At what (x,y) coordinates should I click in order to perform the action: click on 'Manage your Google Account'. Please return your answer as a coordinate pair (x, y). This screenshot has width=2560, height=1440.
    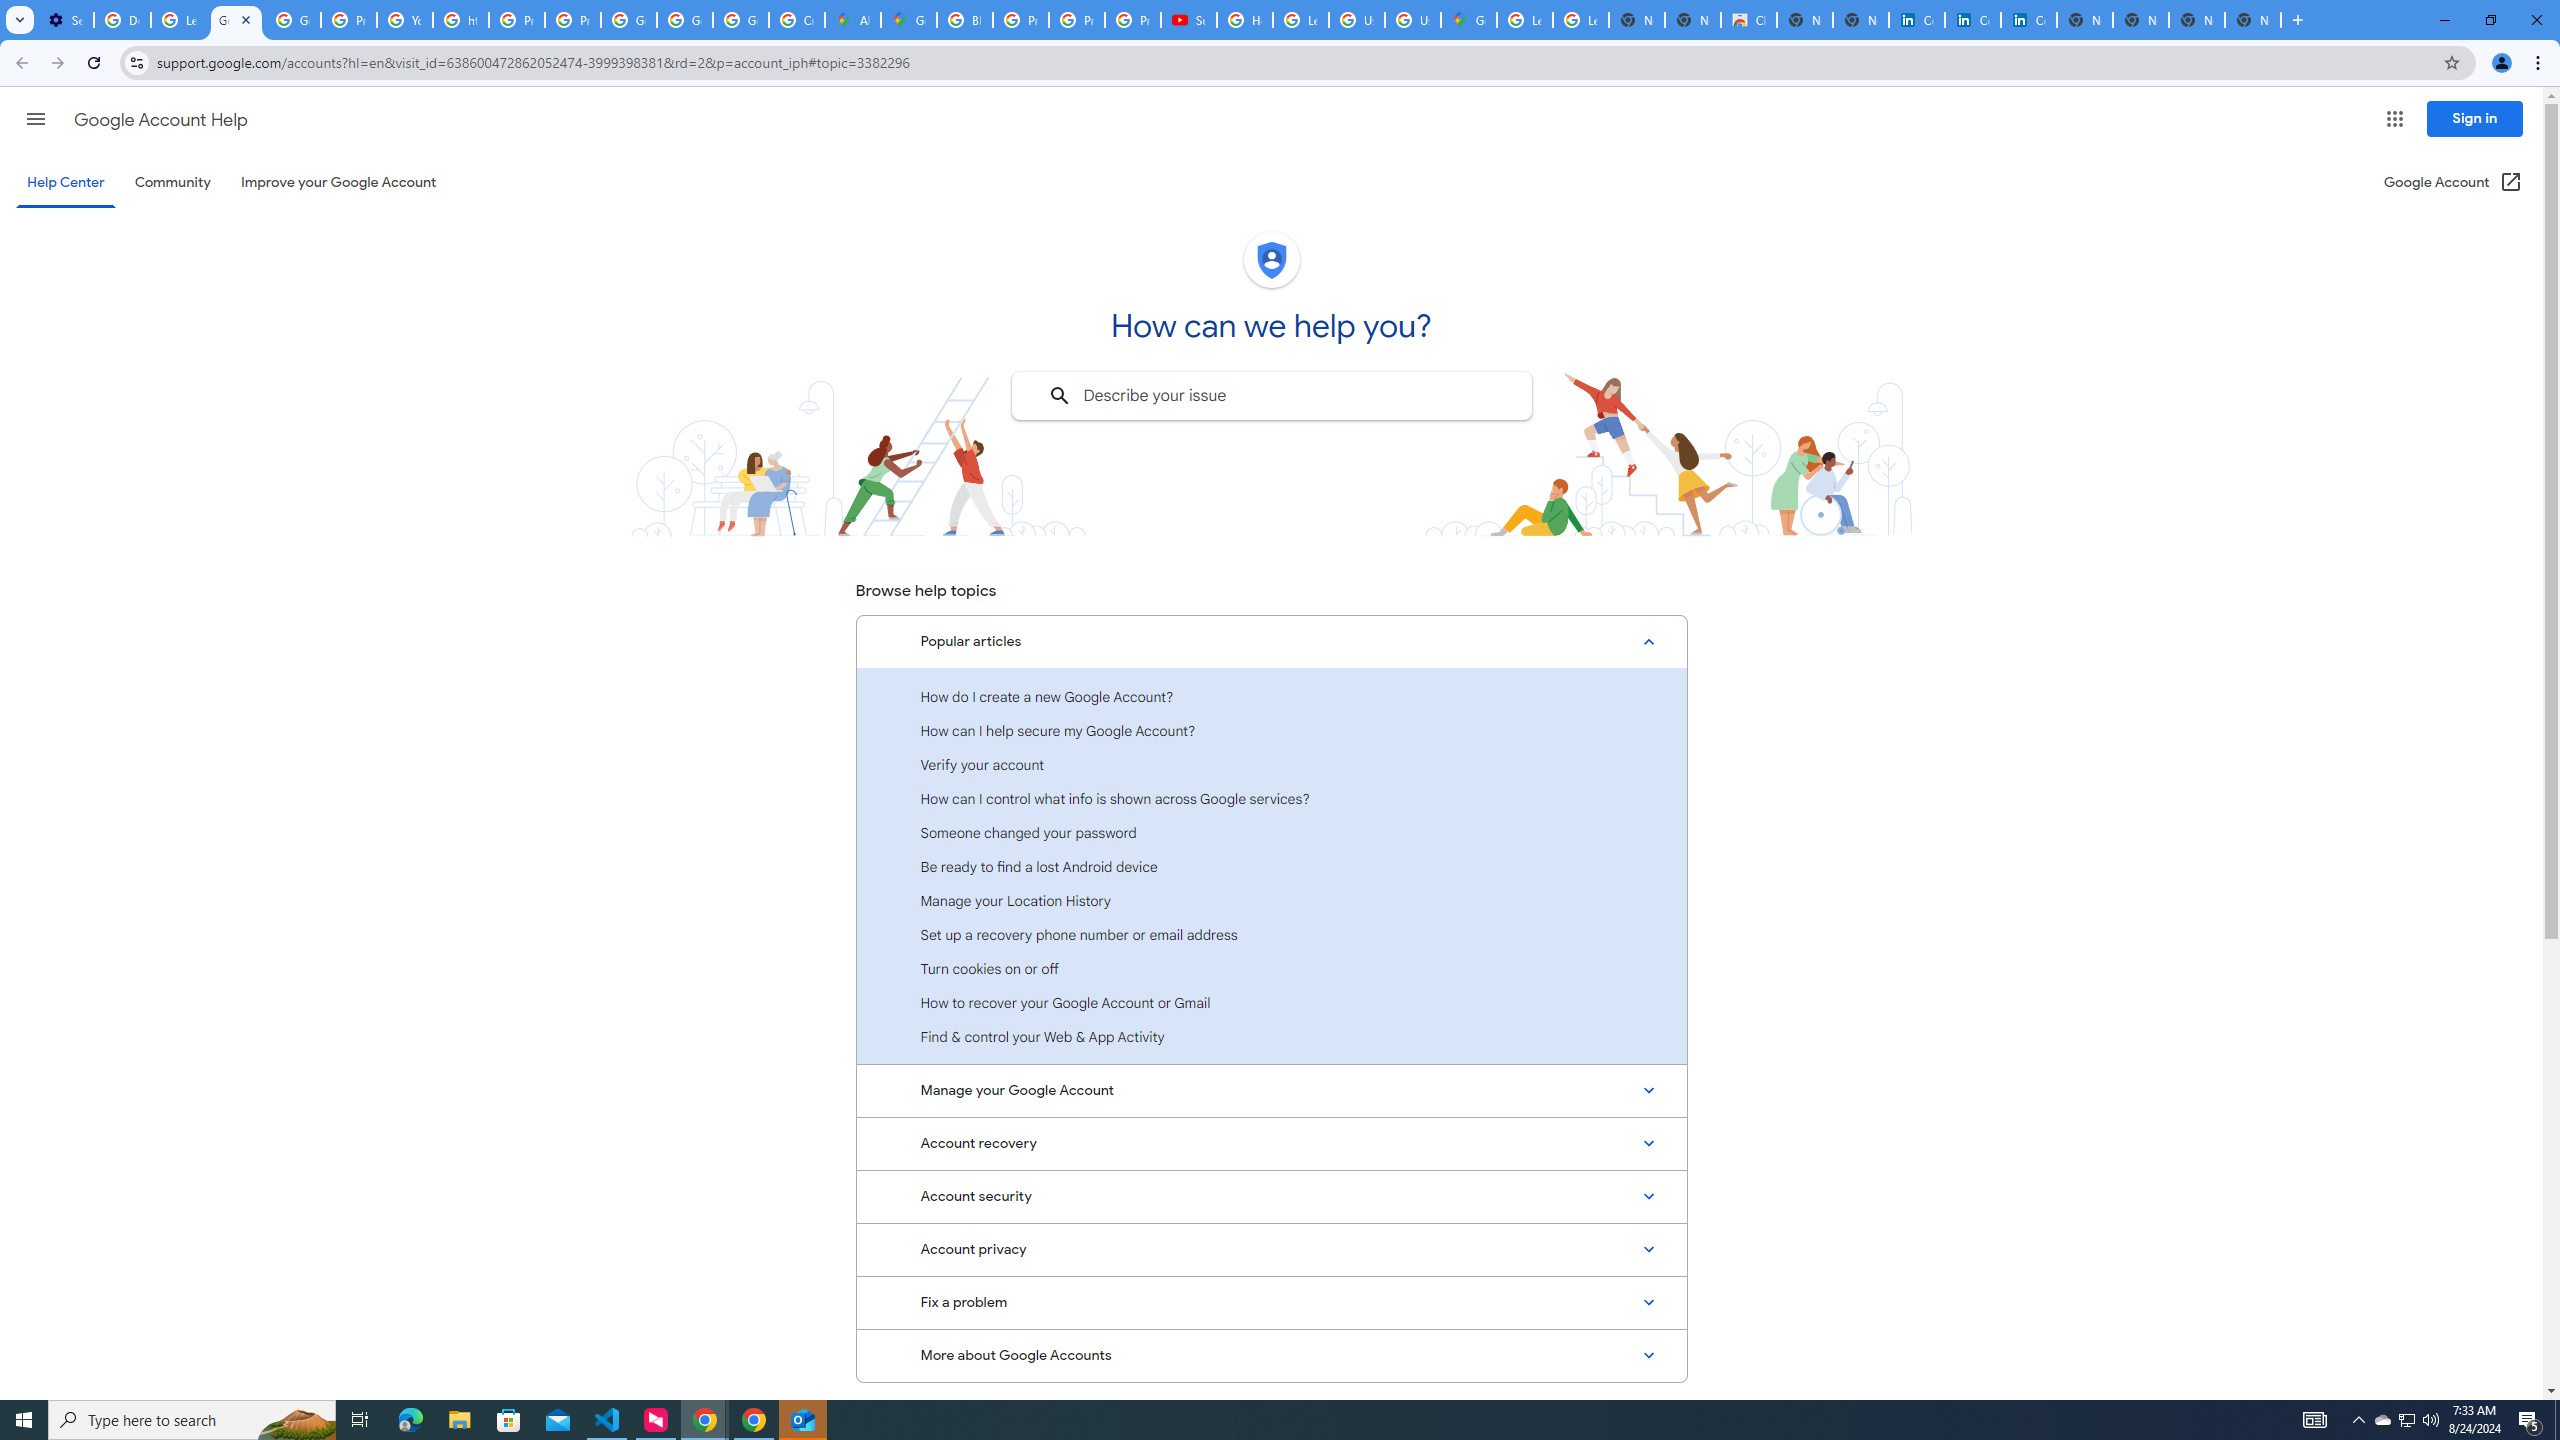
    Looking at the image, I should click on (1271, 1091).